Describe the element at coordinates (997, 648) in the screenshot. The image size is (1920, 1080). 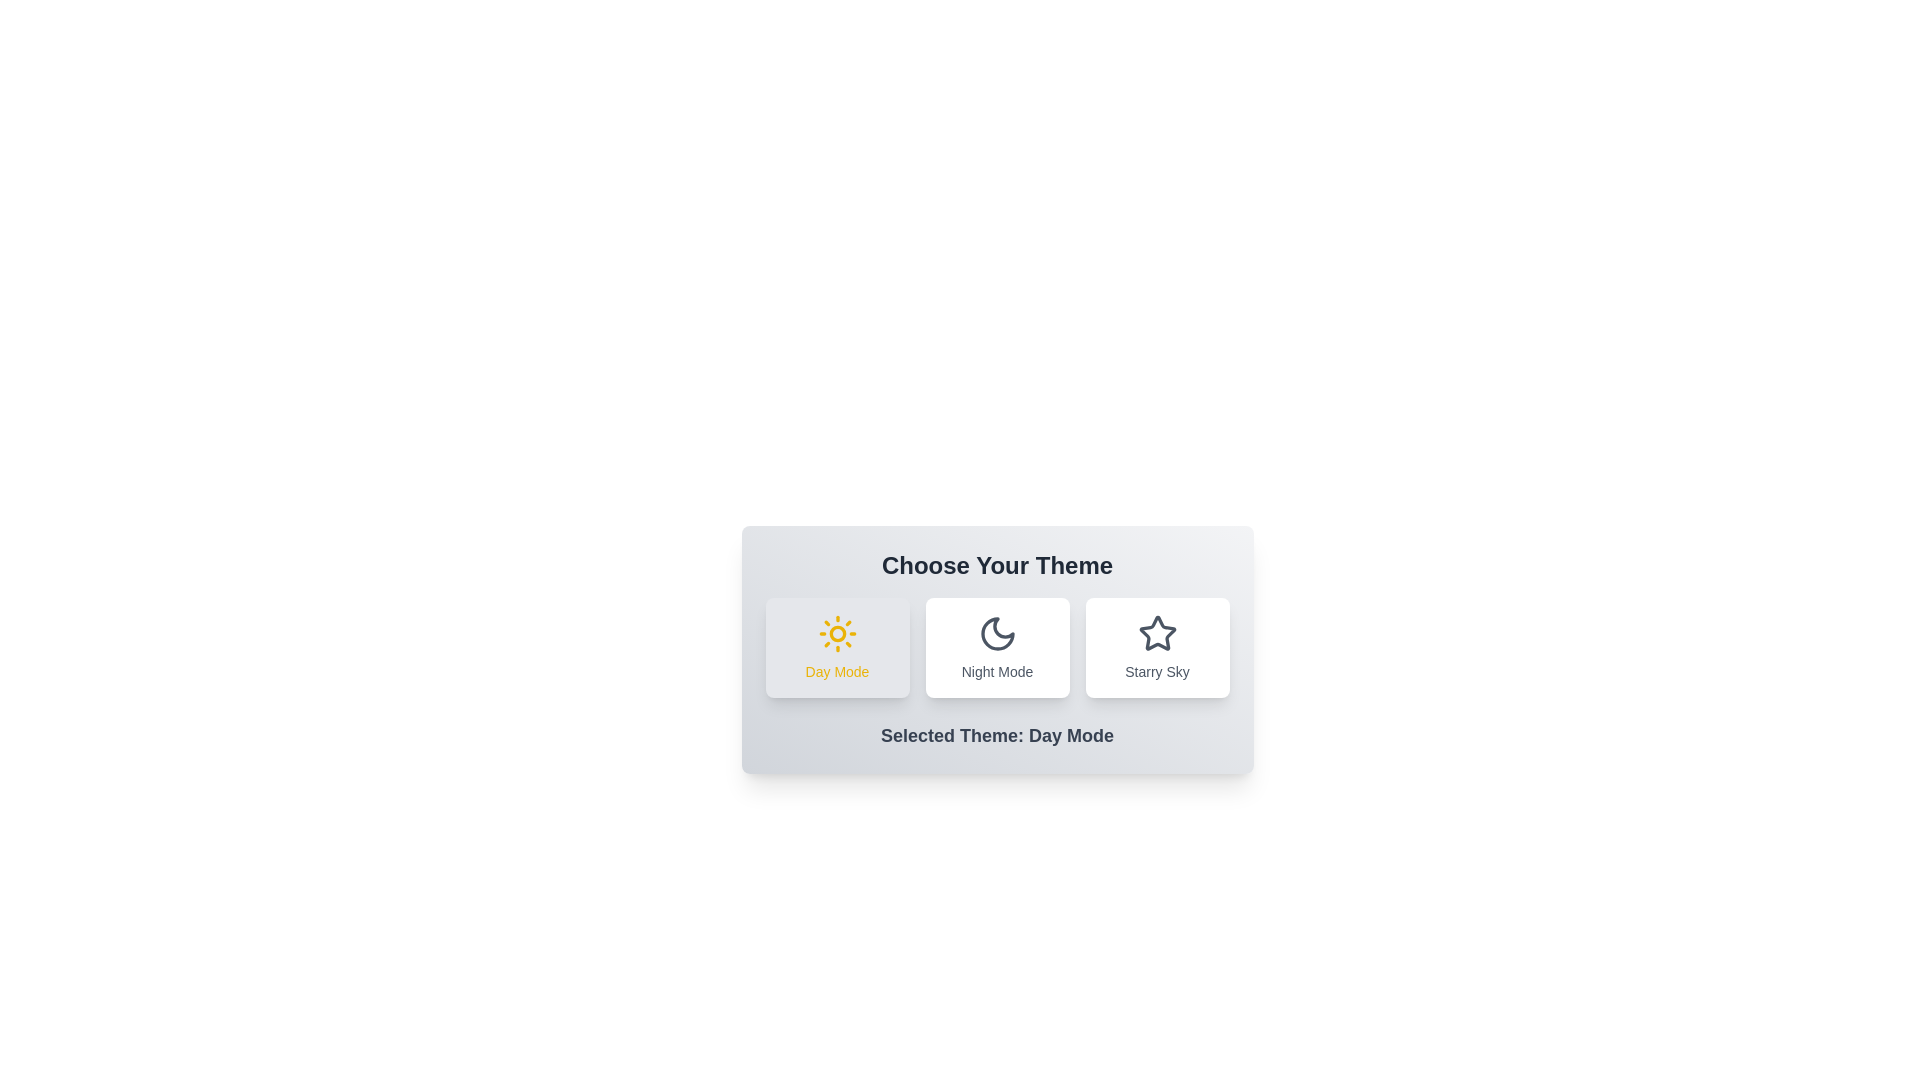
I see `the theme Night Mode by clicking on its corresponding button` at that location.